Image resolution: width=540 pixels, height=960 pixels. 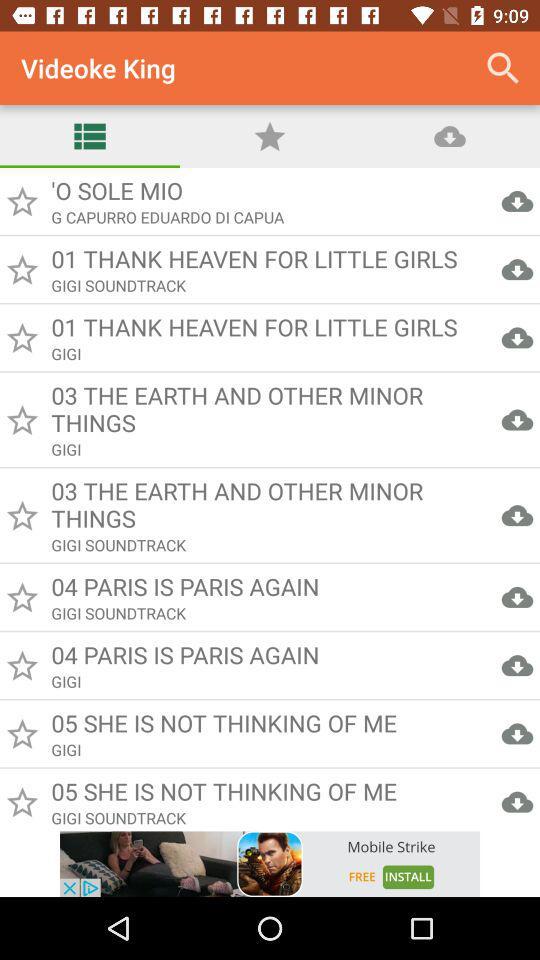 What do you see at coordinates (270, 498) in the screenshot?
I see `download soundtrack` at bounding box center [270, 498].